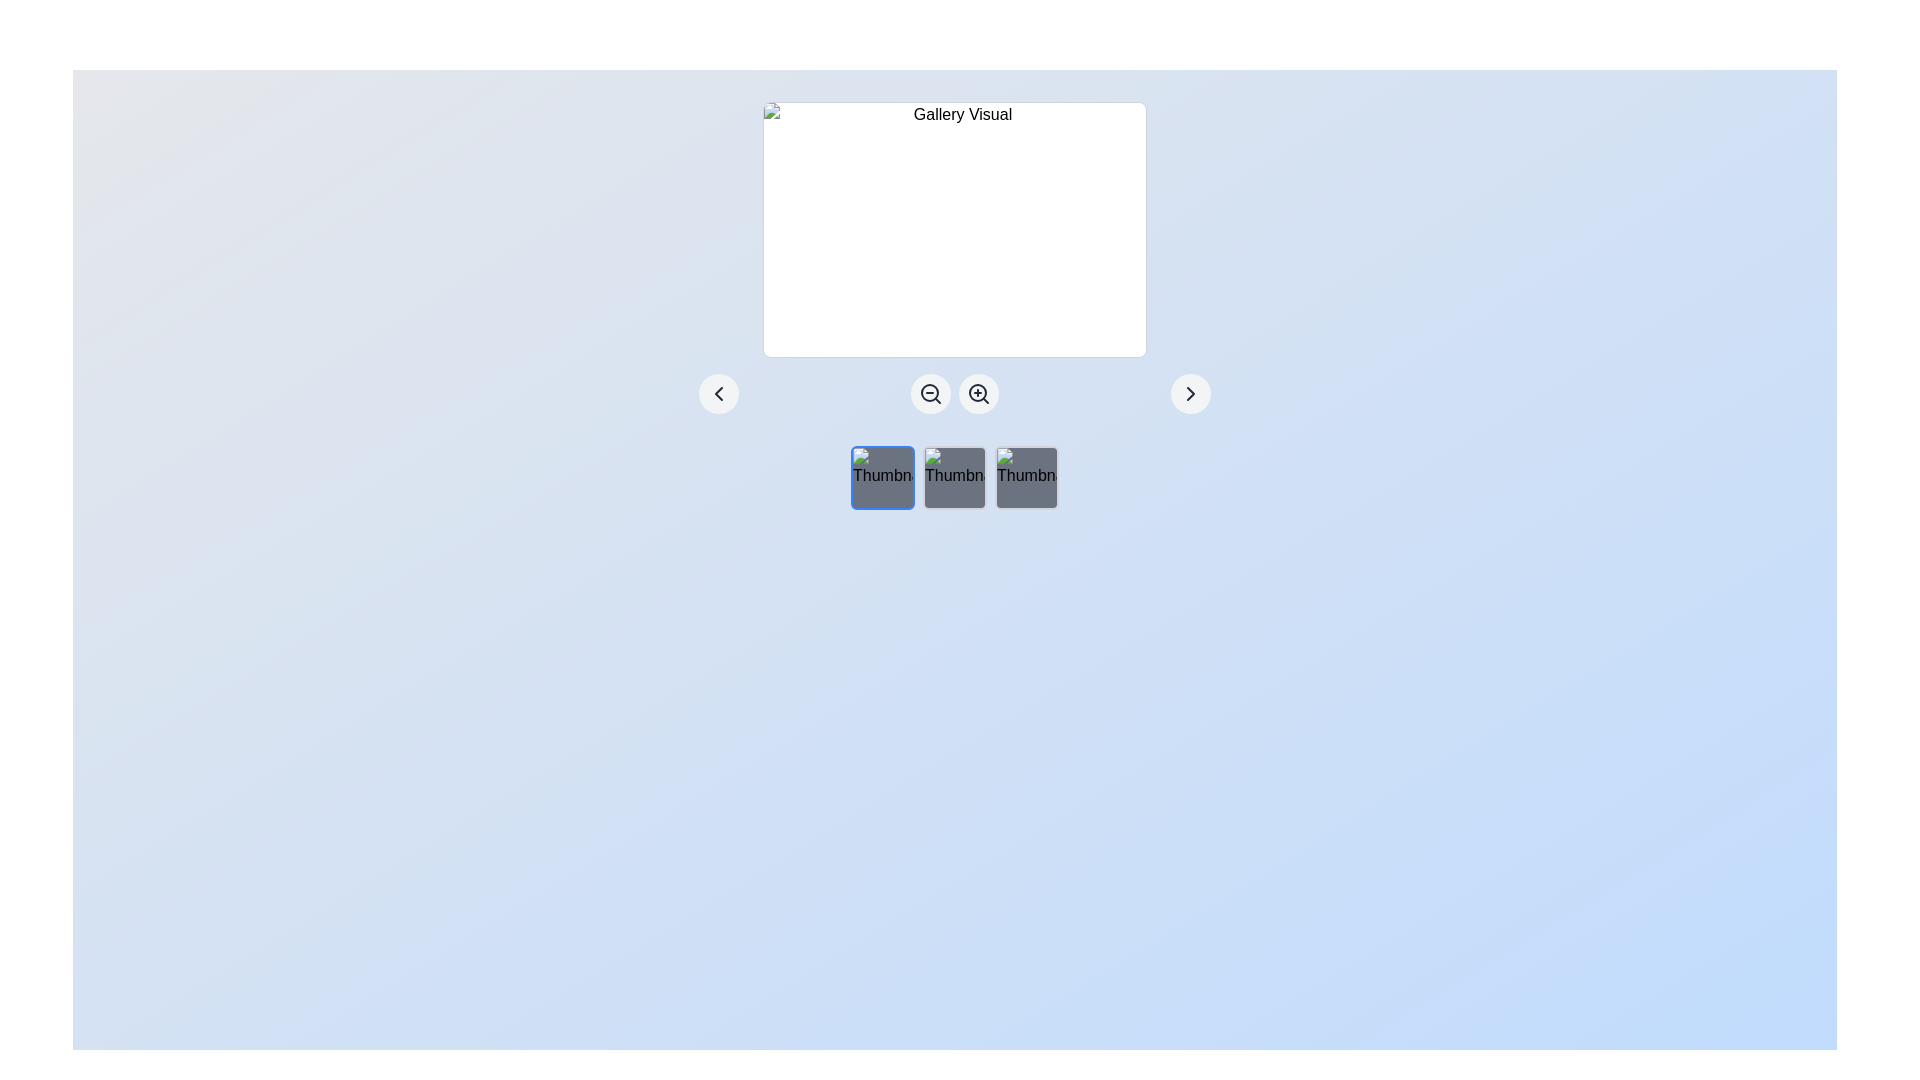 The height and width of the screenshot is (1080, 1920). Describe the element at coordinates (1027, 478) in the screenshot. I see `the thumbnail image` at that location.